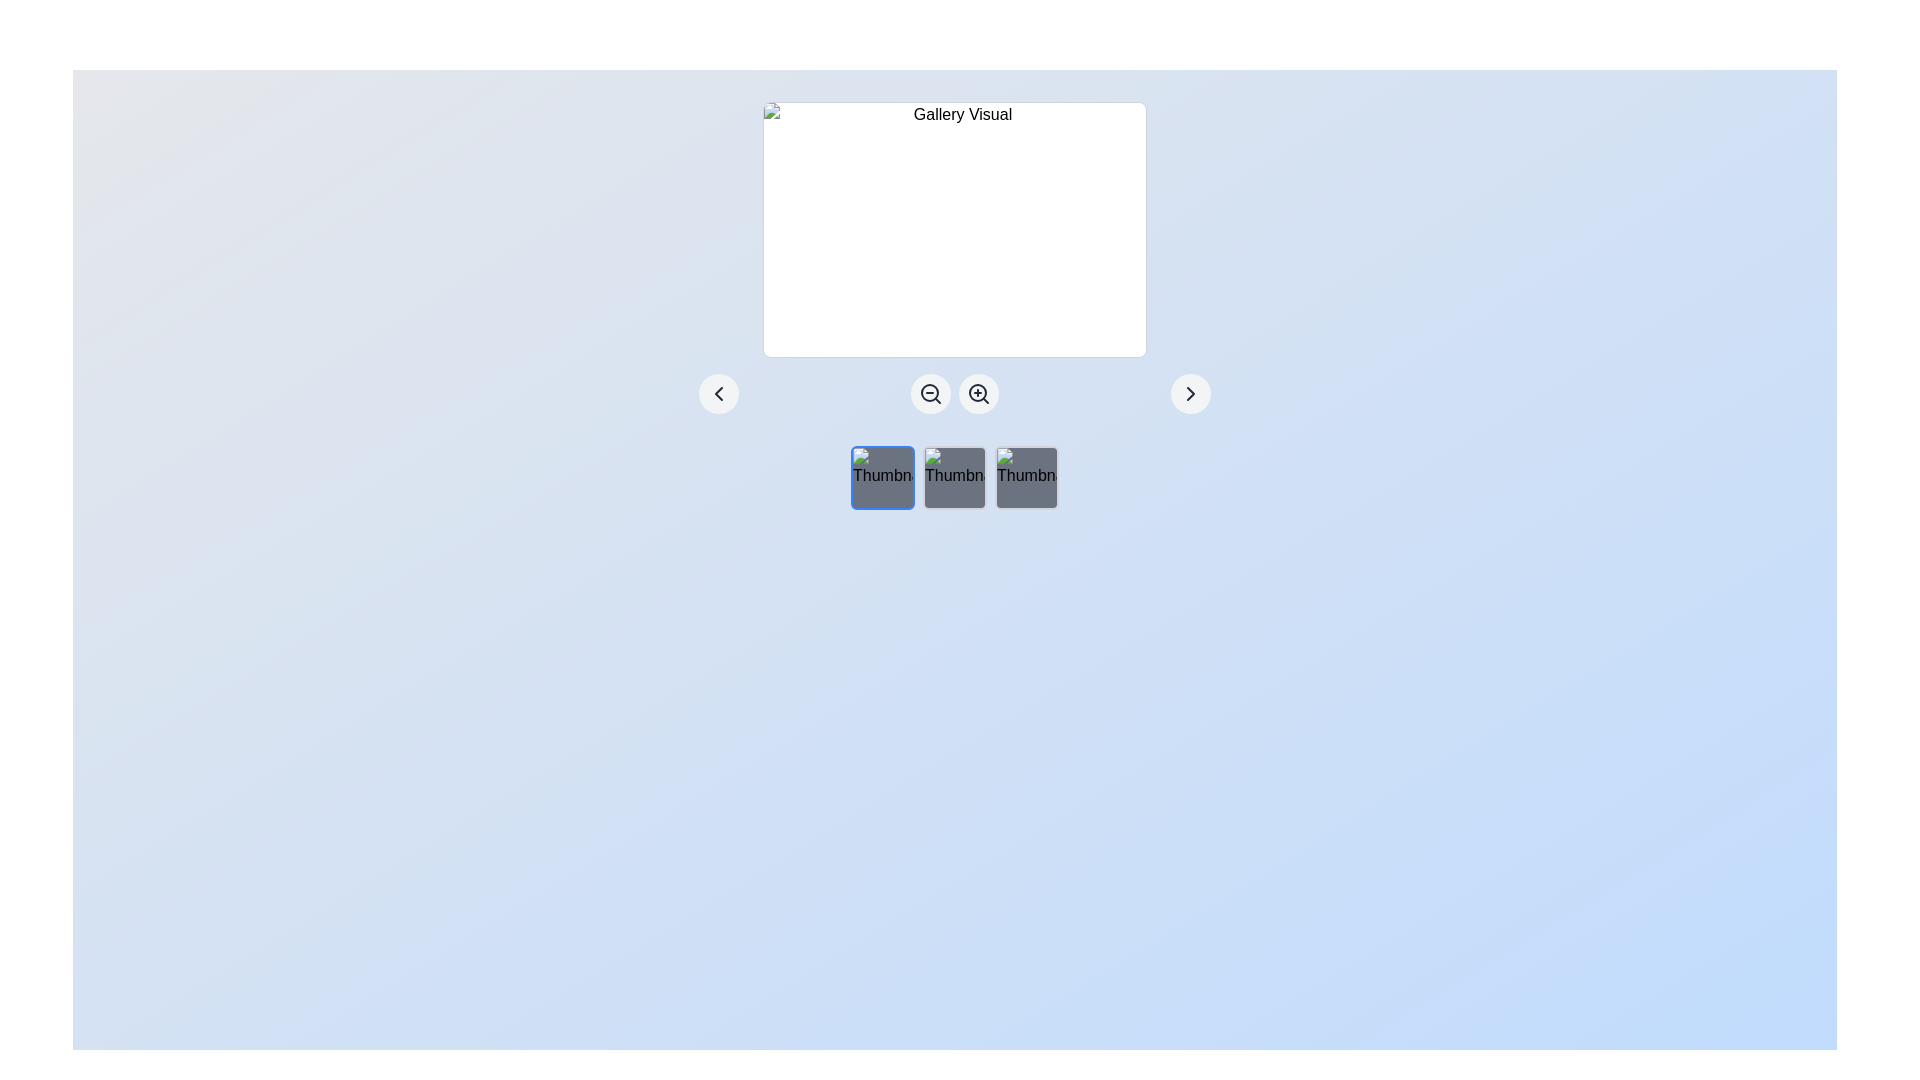 The height and width of the screenshot is (1080, 1920). Describe the element at coordinates (1027, 478) in the screenshot. I see `the thumbnail image` at that location.